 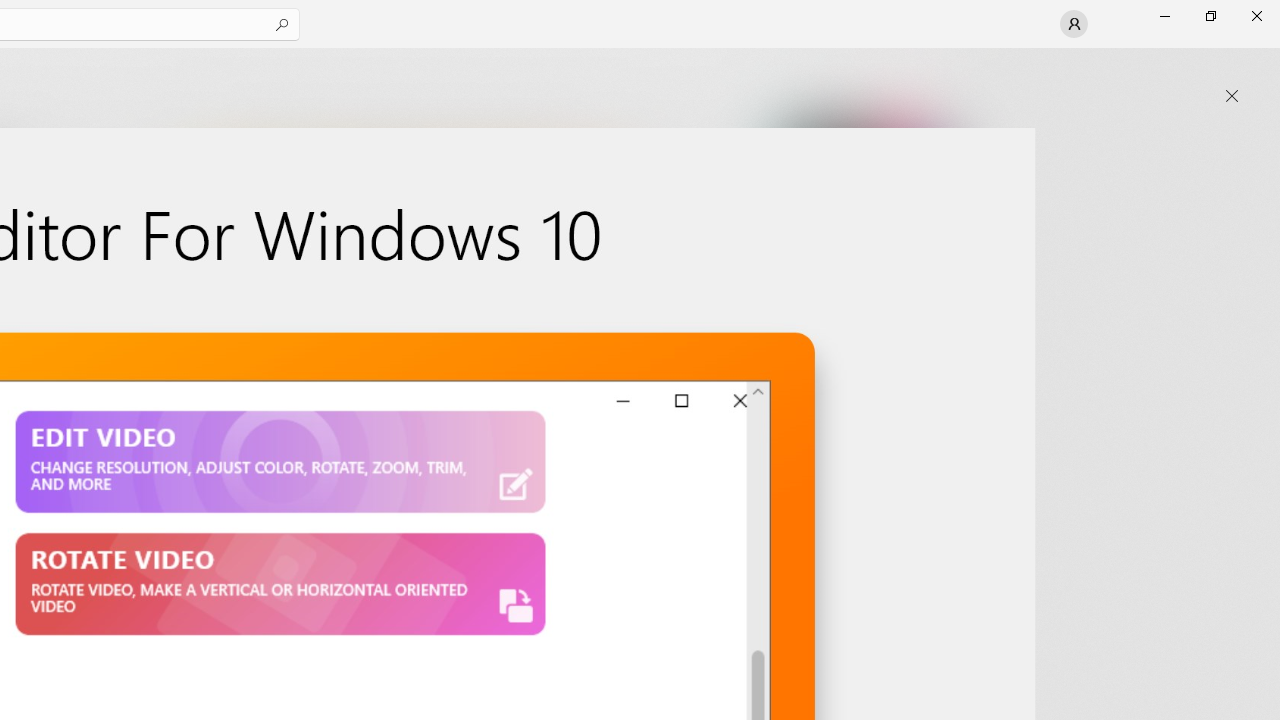 I want to click on 'close popup window', so click(x=1231, y=96).